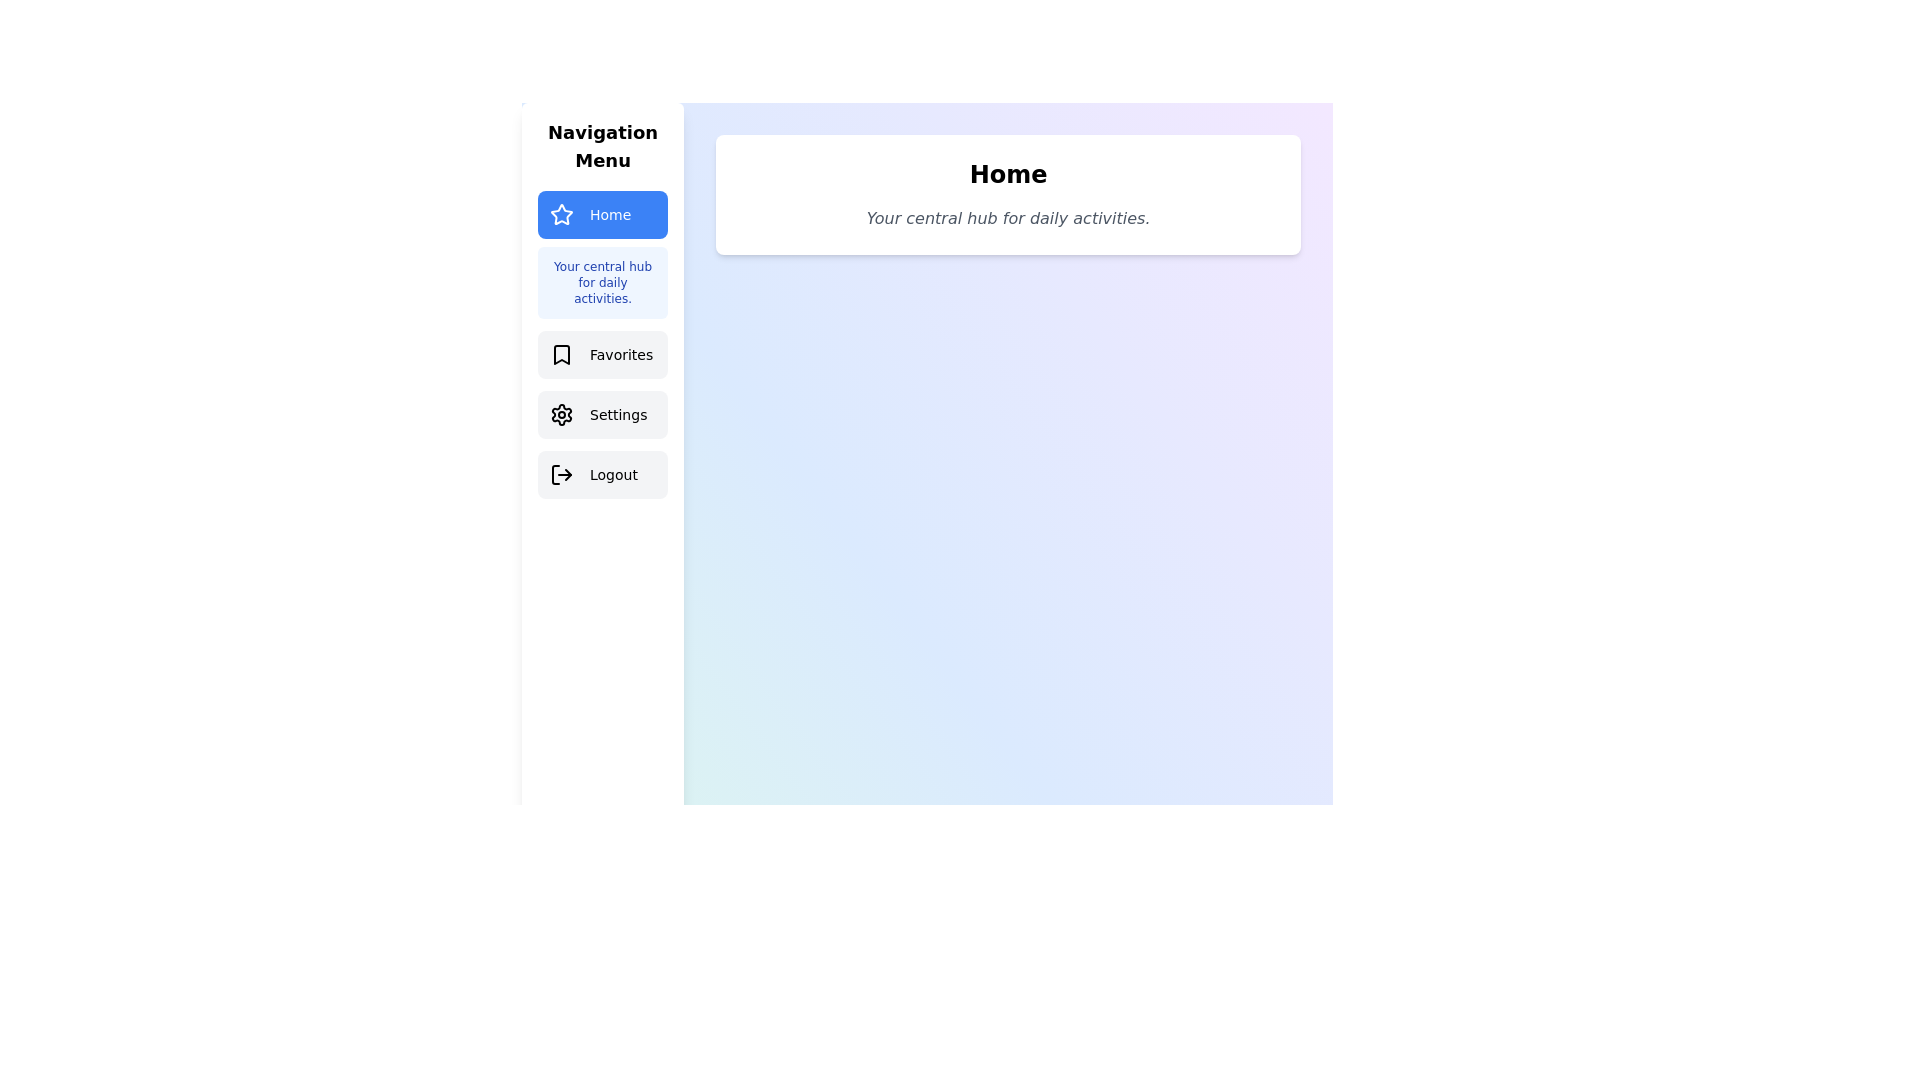 The image size is (1920, 1080). What do you see at coordinates (602, 215) in the screenshot?
I see `the menu tab Home to preview its interaction` at bounding box center [602, 215].